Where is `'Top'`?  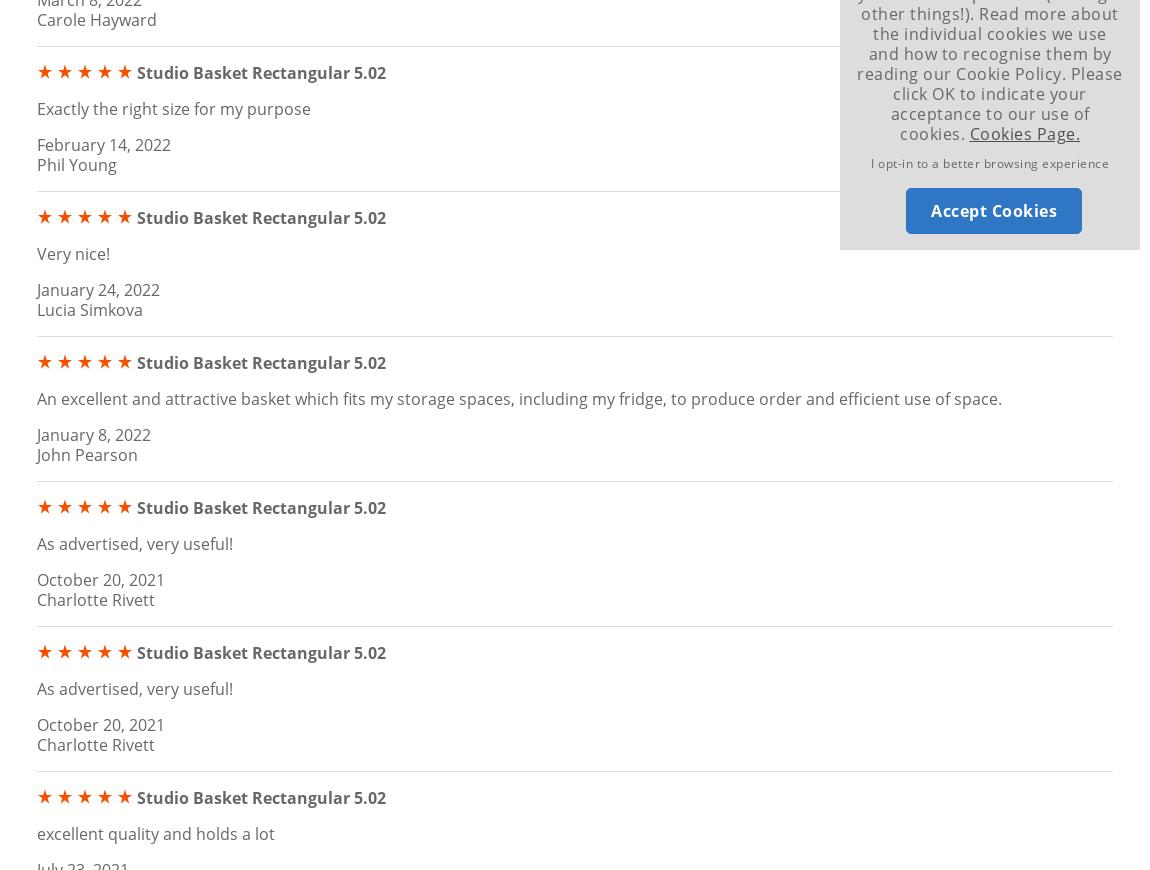 'Top' is located at coordinates (24, 313).